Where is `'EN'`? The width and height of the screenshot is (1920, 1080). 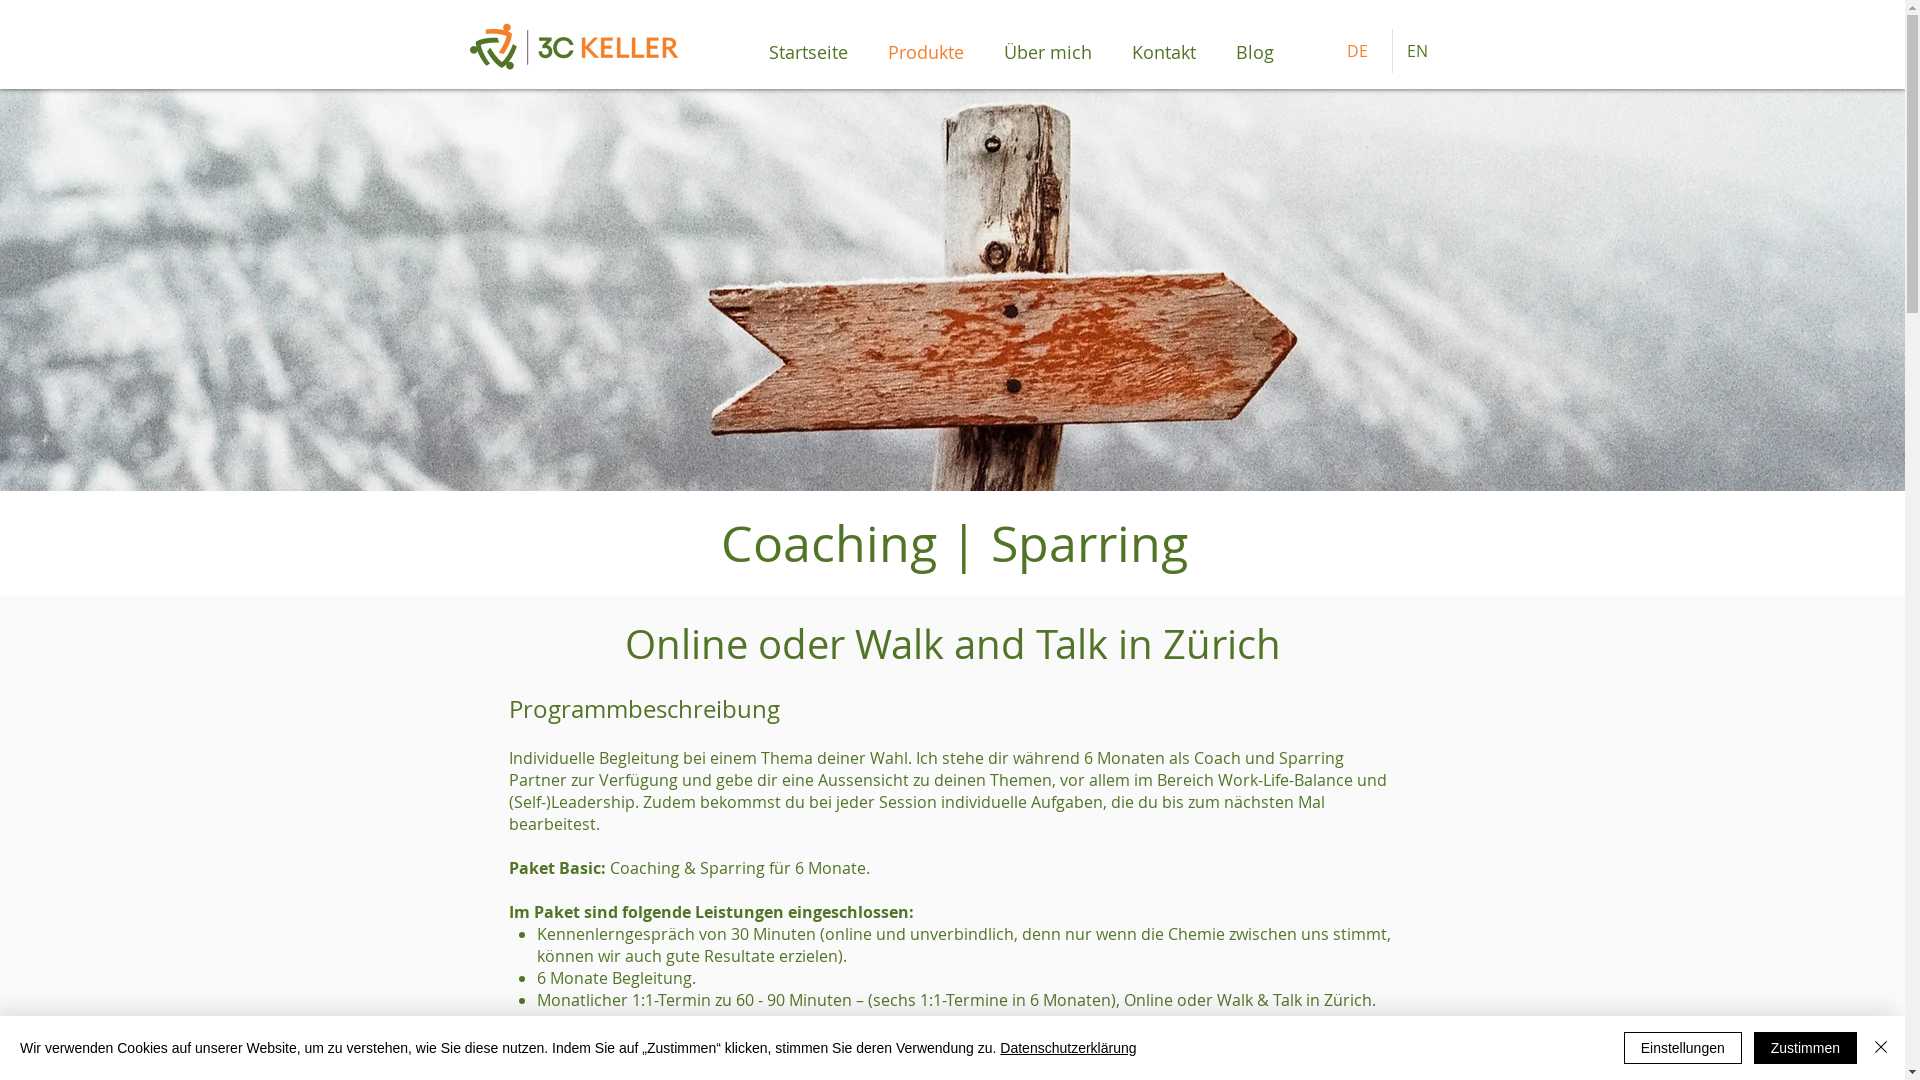
'EN' is located at coordinates (1421, 49).